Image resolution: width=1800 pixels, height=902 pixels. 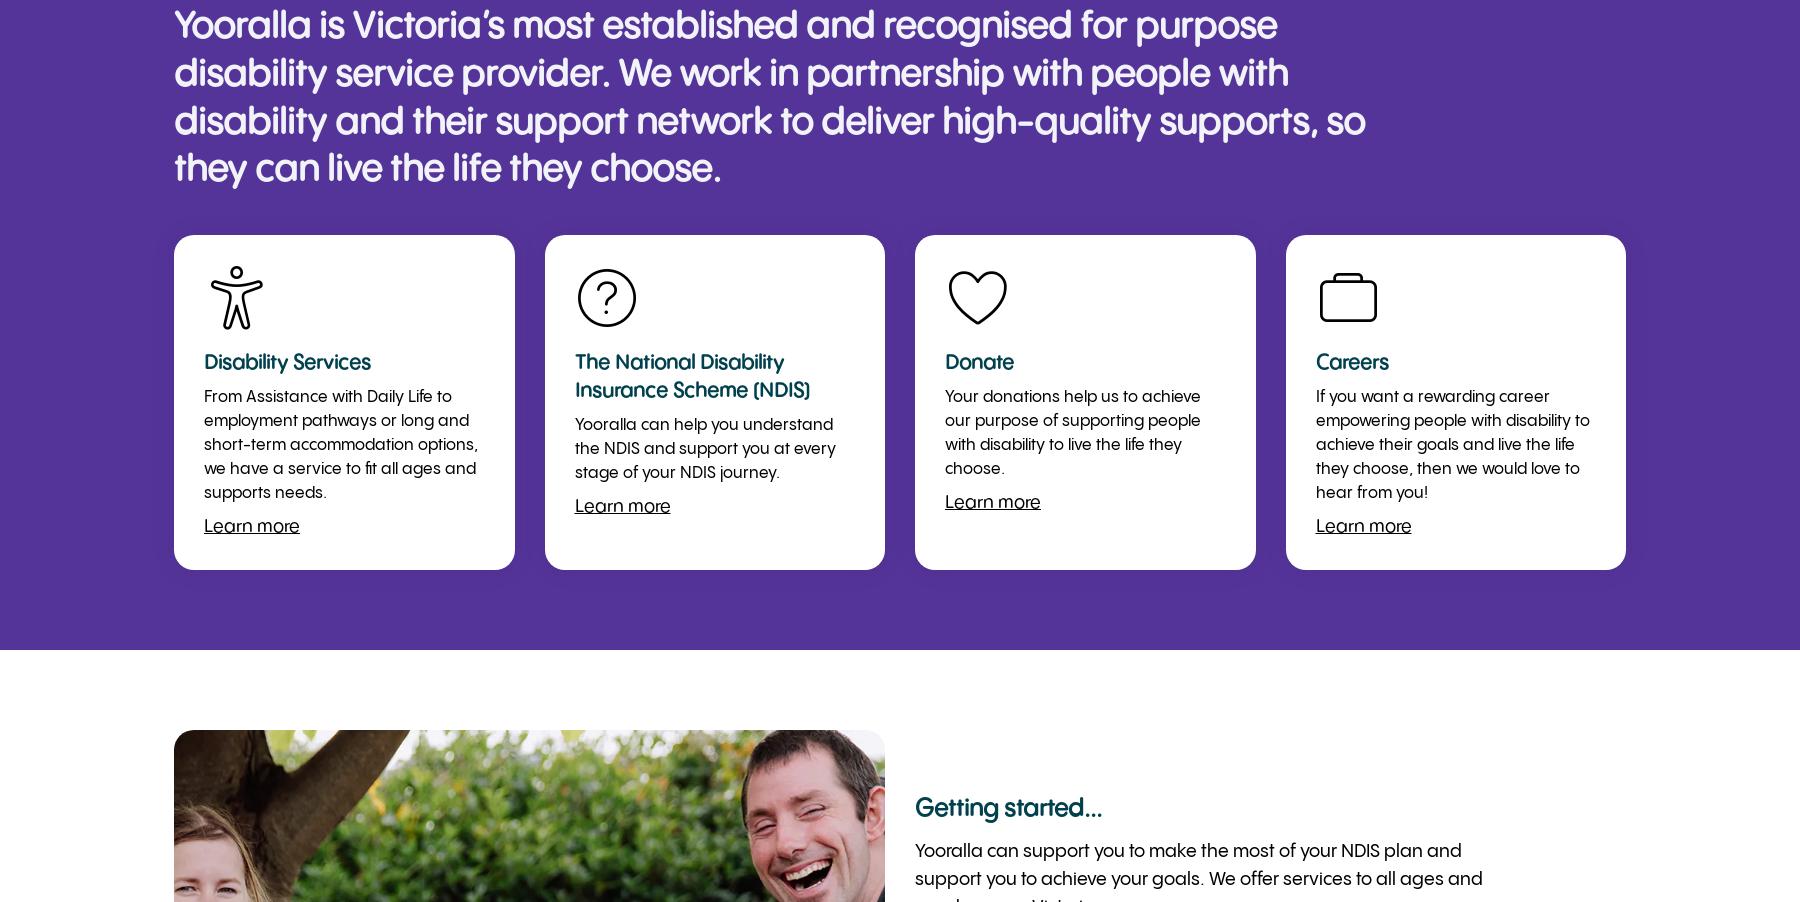 I want to click on 'Your donations help us to achieve our purpose of supporting people with disability to live the life they choose.', so click(x=1072, y=433).